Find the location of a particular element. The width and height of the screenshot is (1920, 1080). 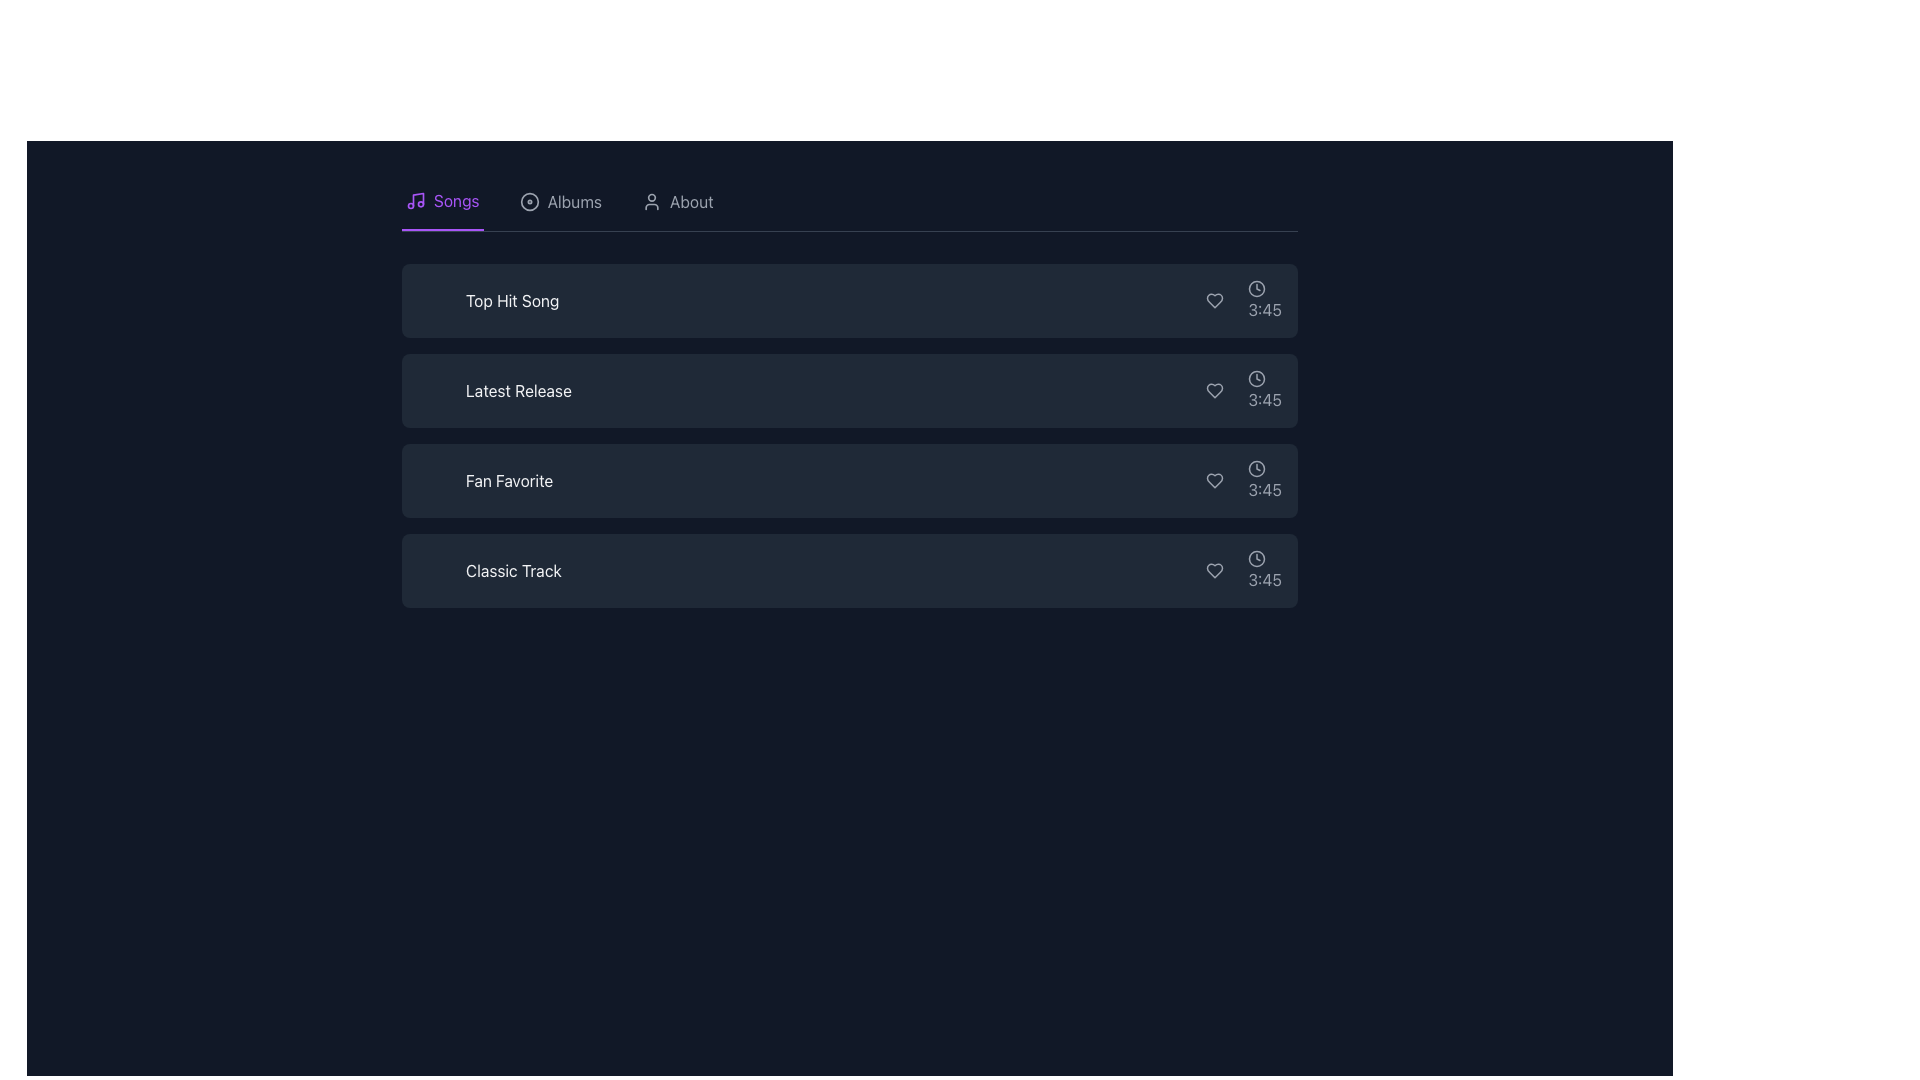

the small purple music icon located in the top left corner of the interface, adjacent to the 'Songs' label in the navigation menu is located at coordinates (415, 200).